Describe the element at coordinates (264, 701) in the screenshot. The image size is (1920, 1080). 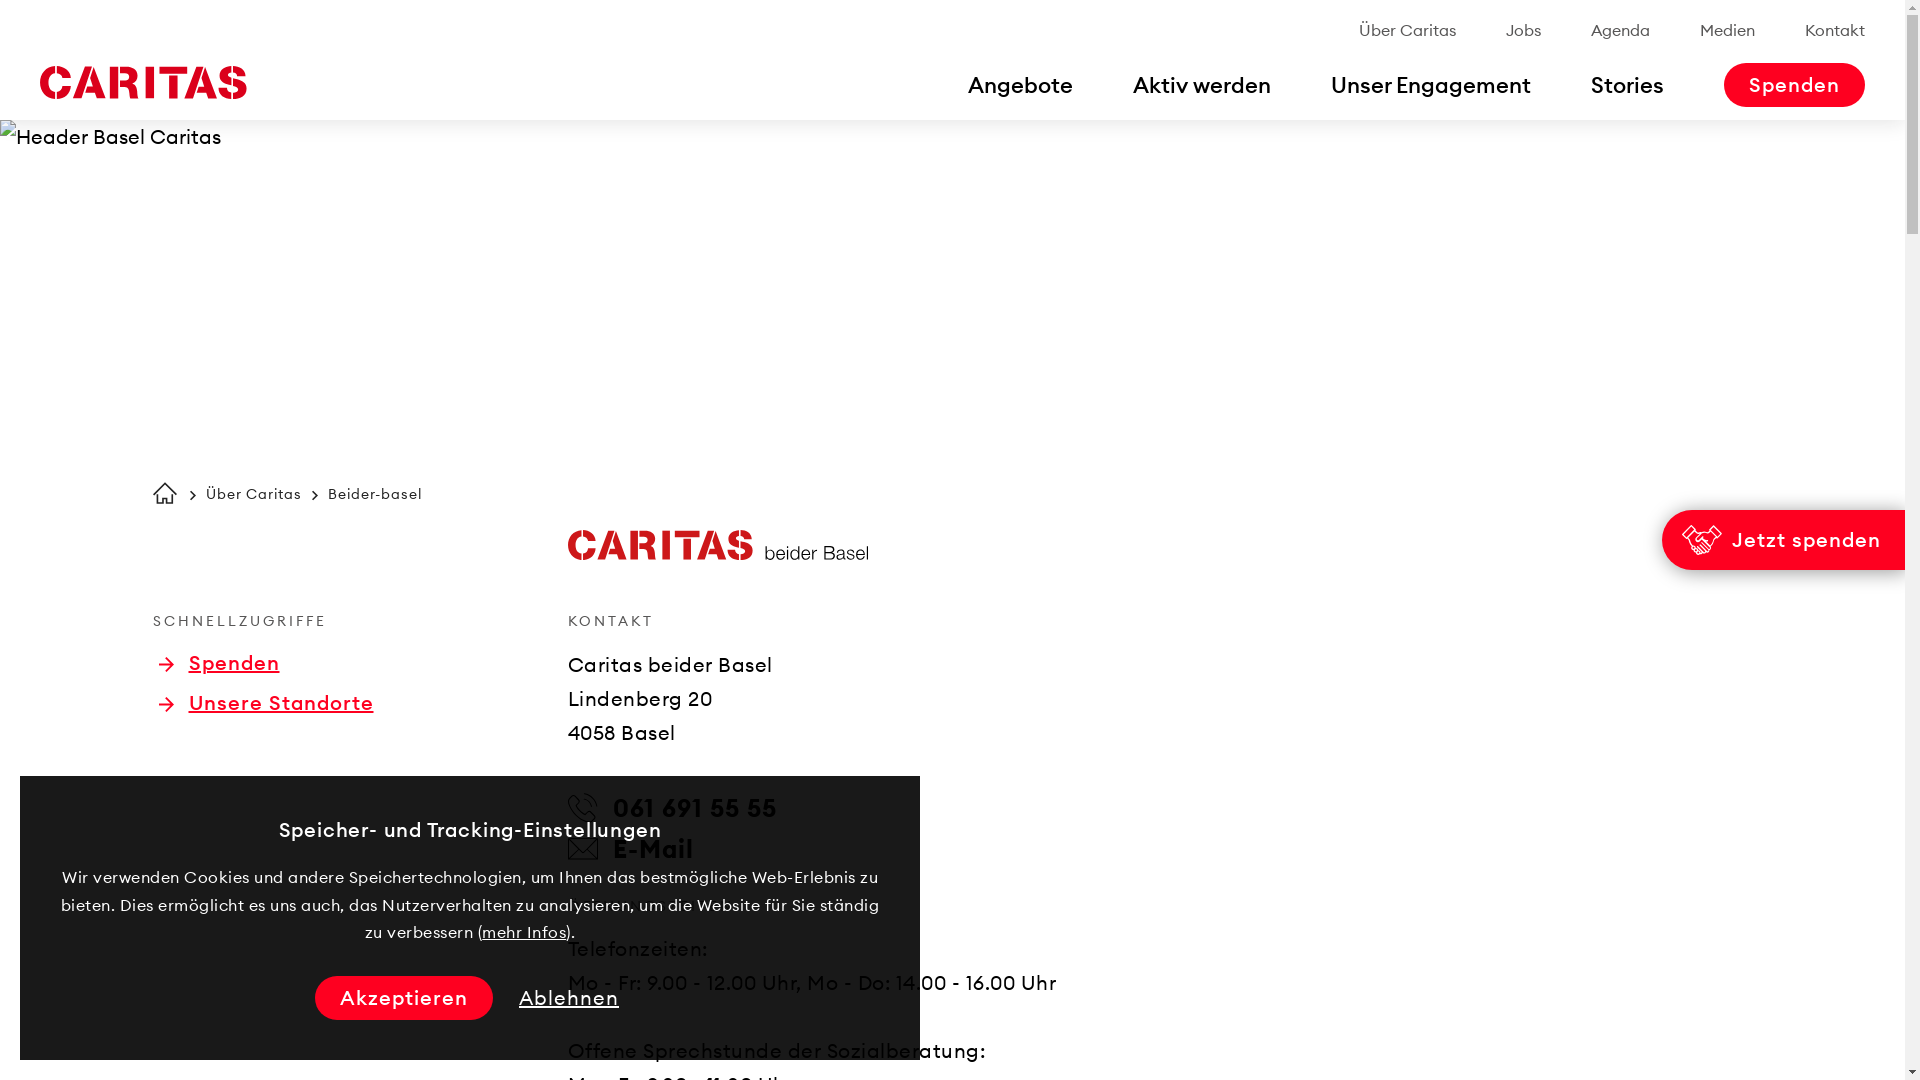
I see `'Unsere Standorte'` at that location.